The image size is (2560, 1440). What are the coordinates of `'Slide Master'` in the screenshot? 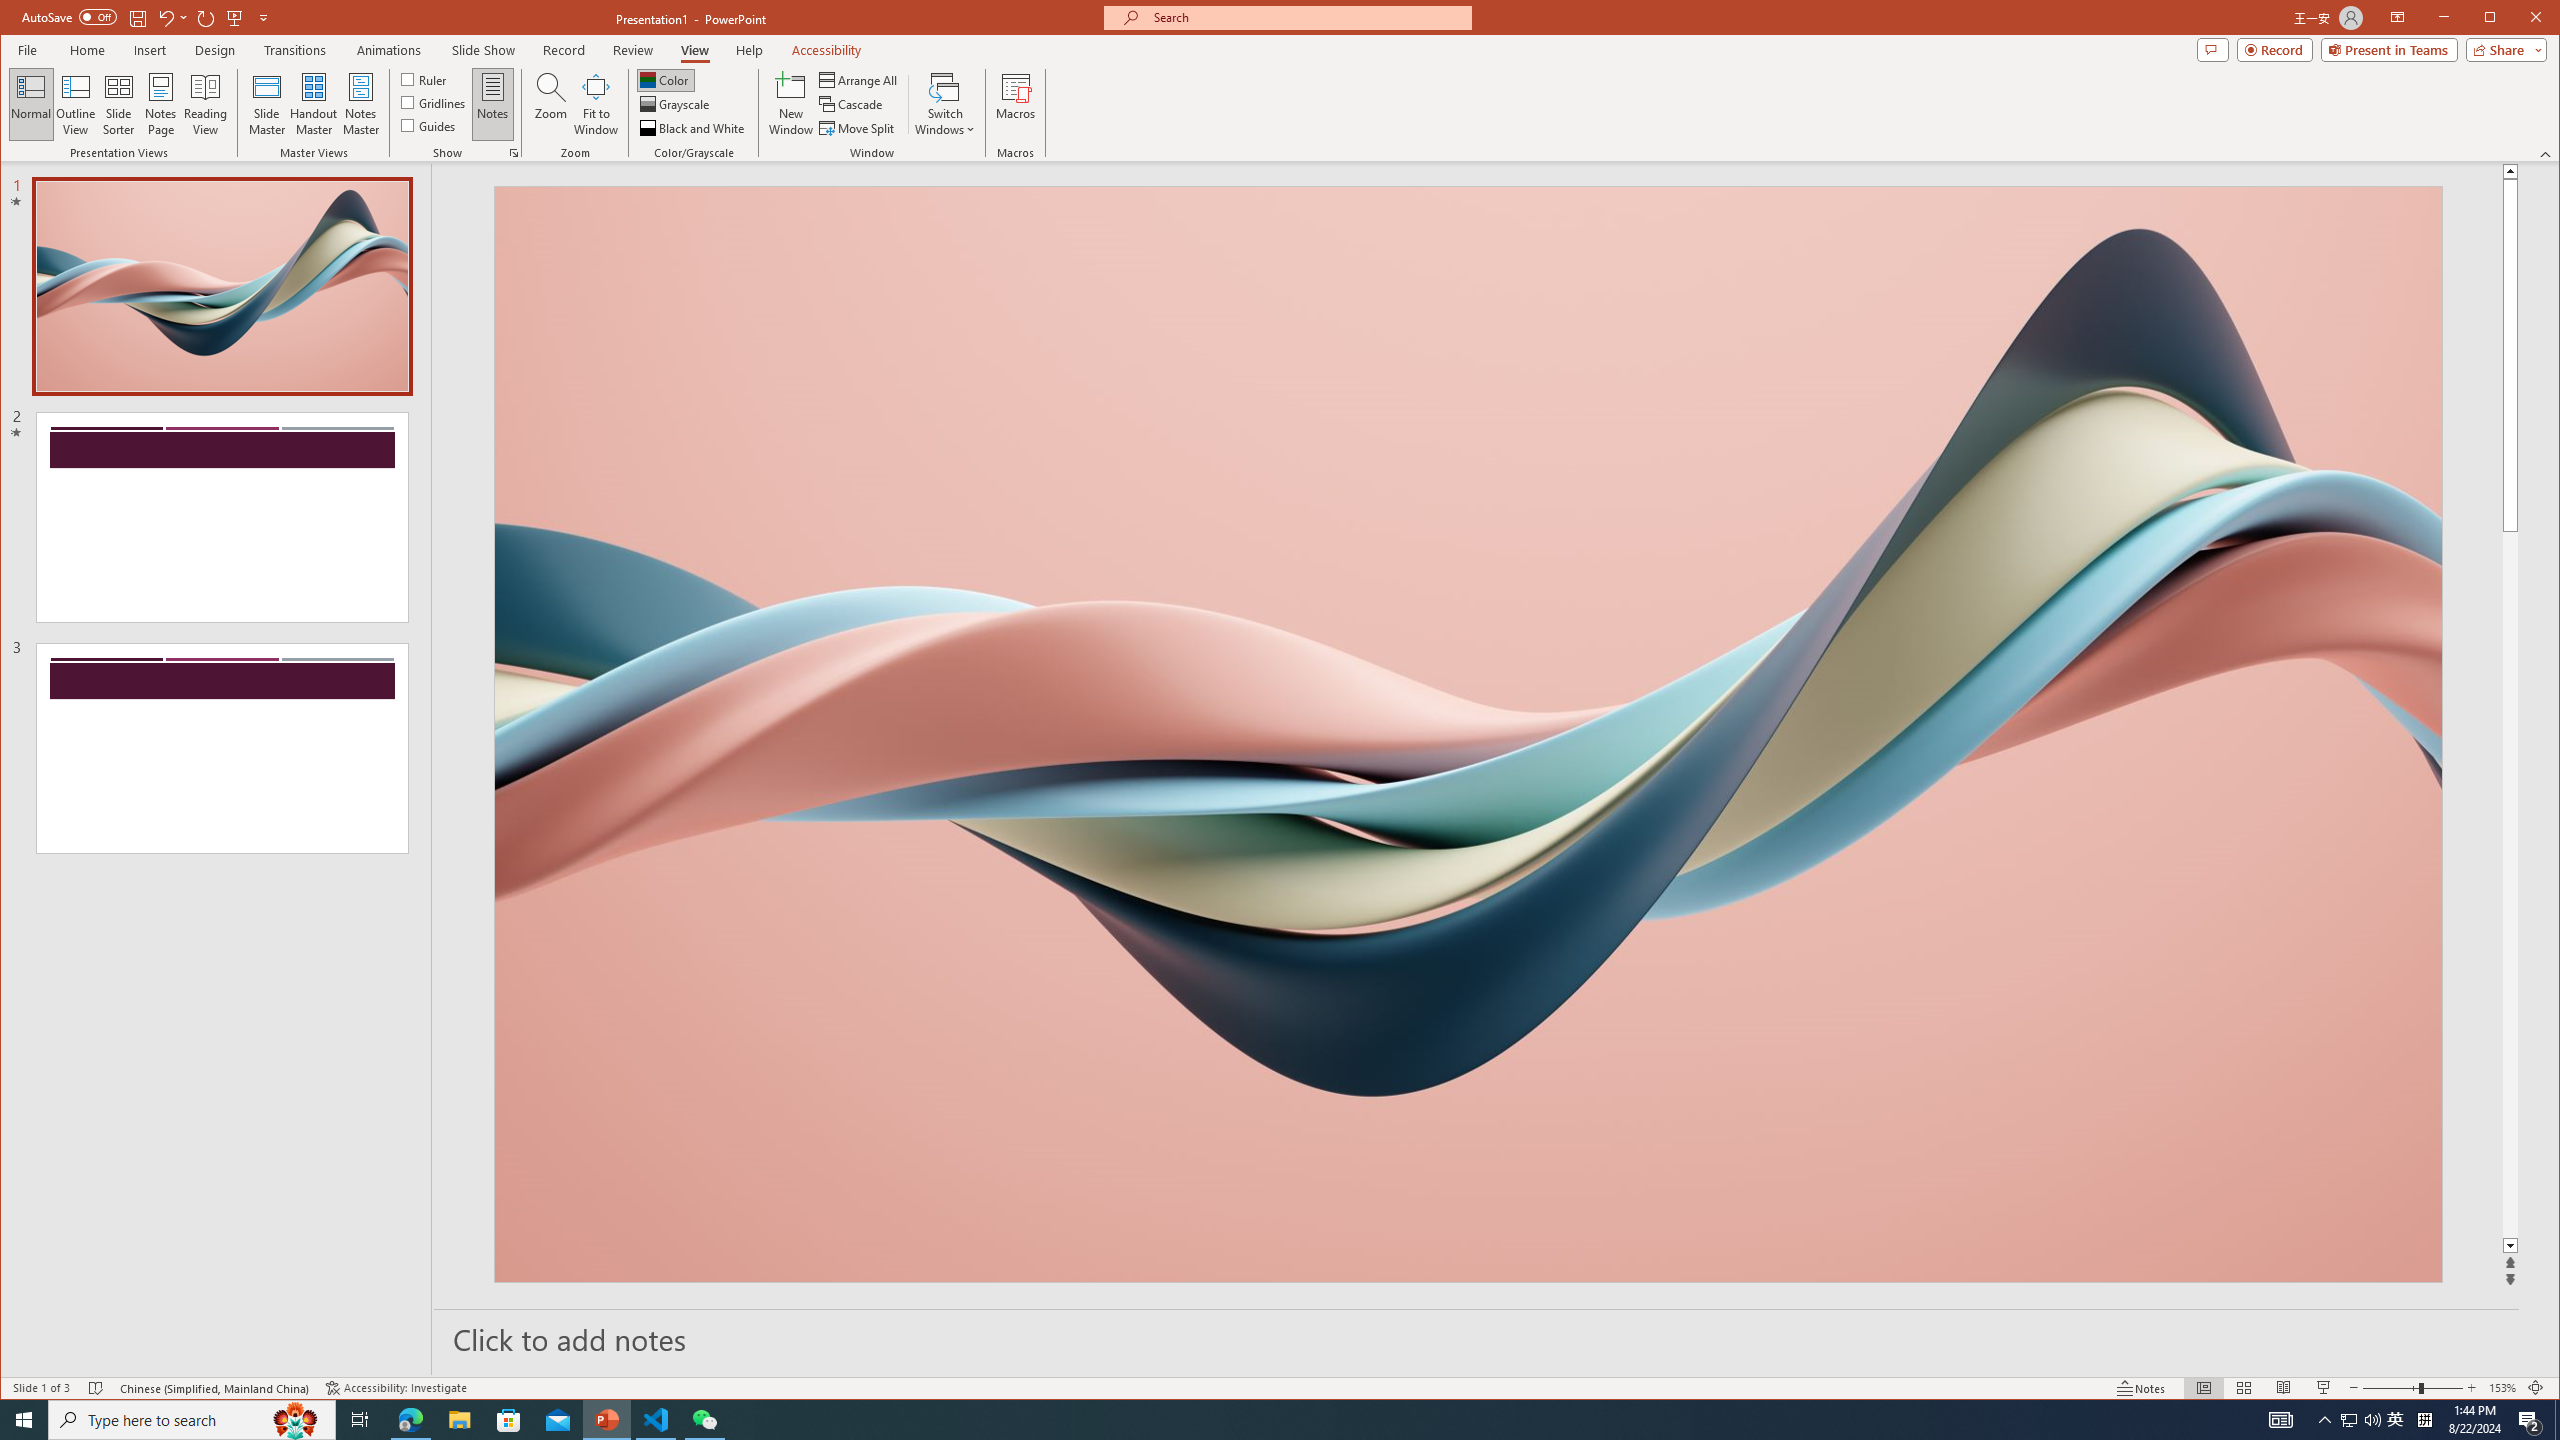 It's located at (265, 103).